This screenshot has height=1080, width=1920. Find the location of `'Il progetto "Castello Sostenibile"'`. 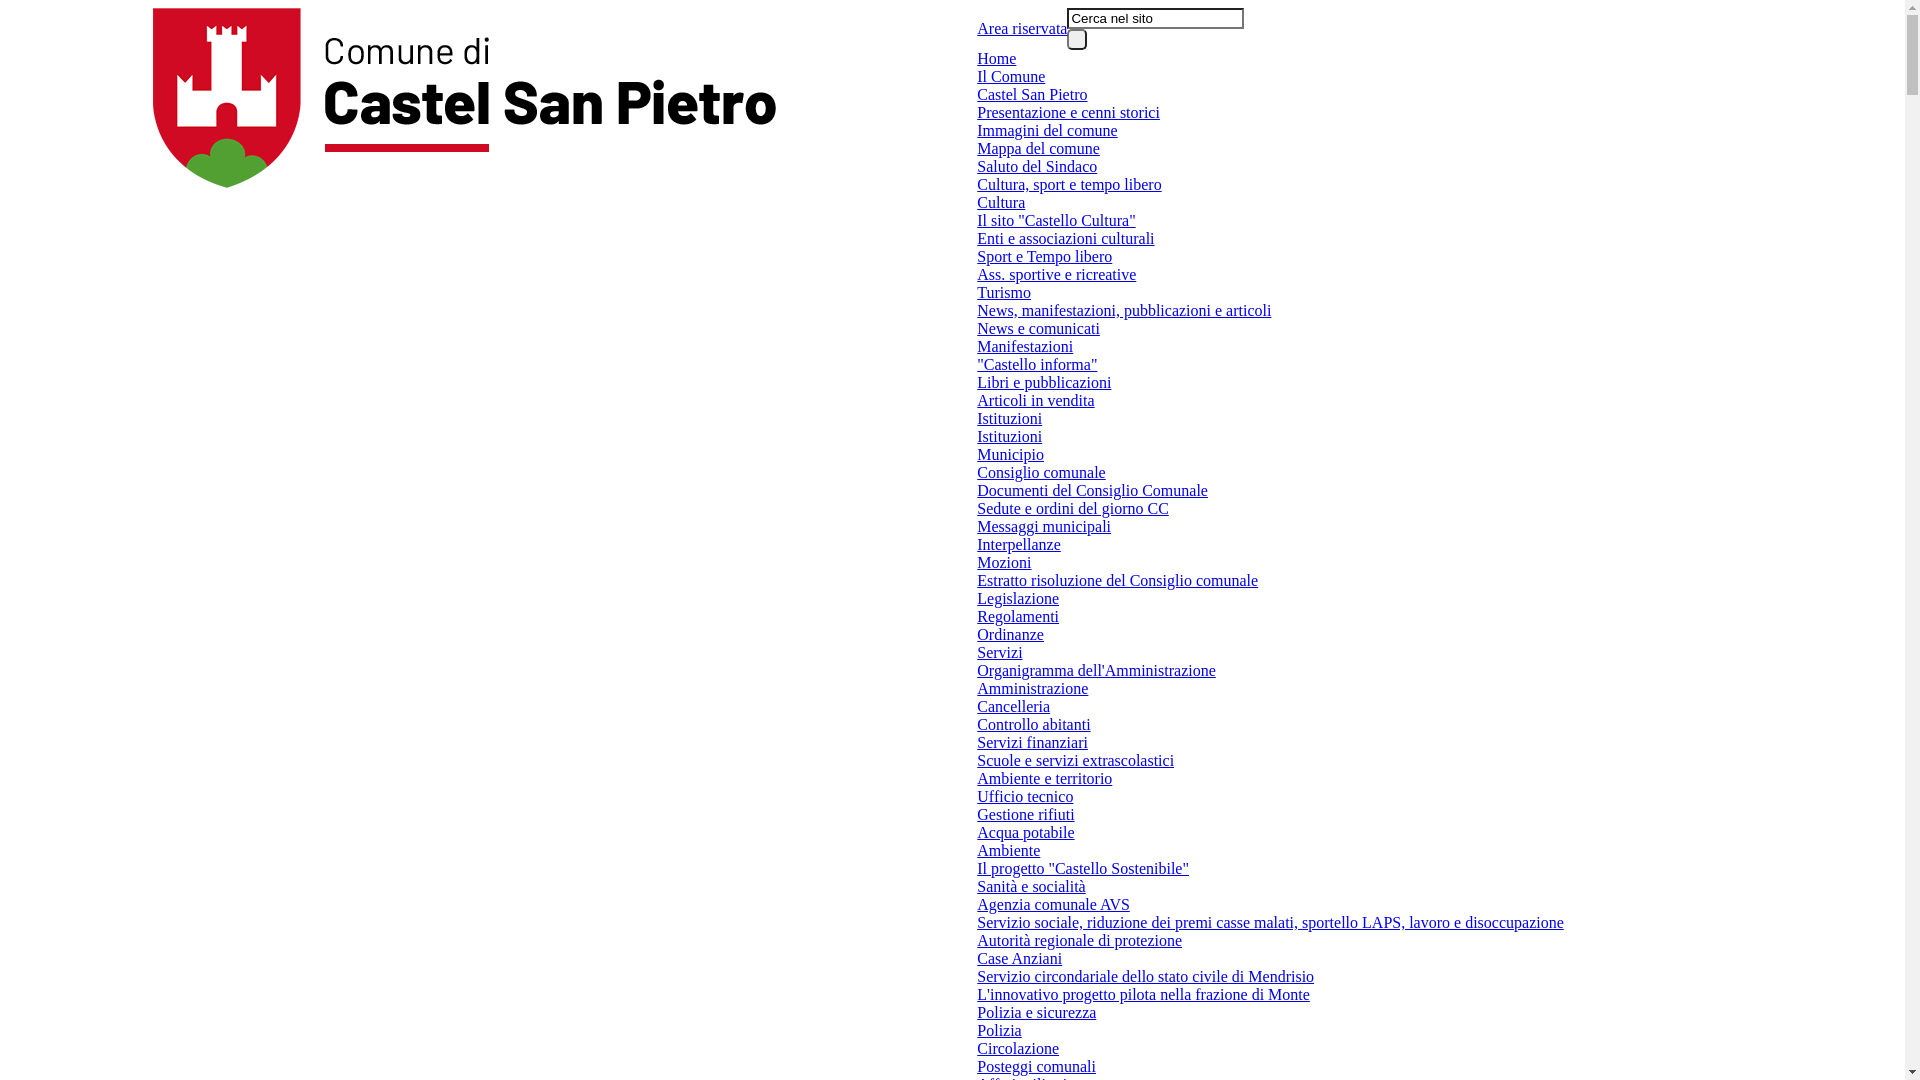

'Il progetto "Castello Sostenibile"' is located at coordinates (977, 867).